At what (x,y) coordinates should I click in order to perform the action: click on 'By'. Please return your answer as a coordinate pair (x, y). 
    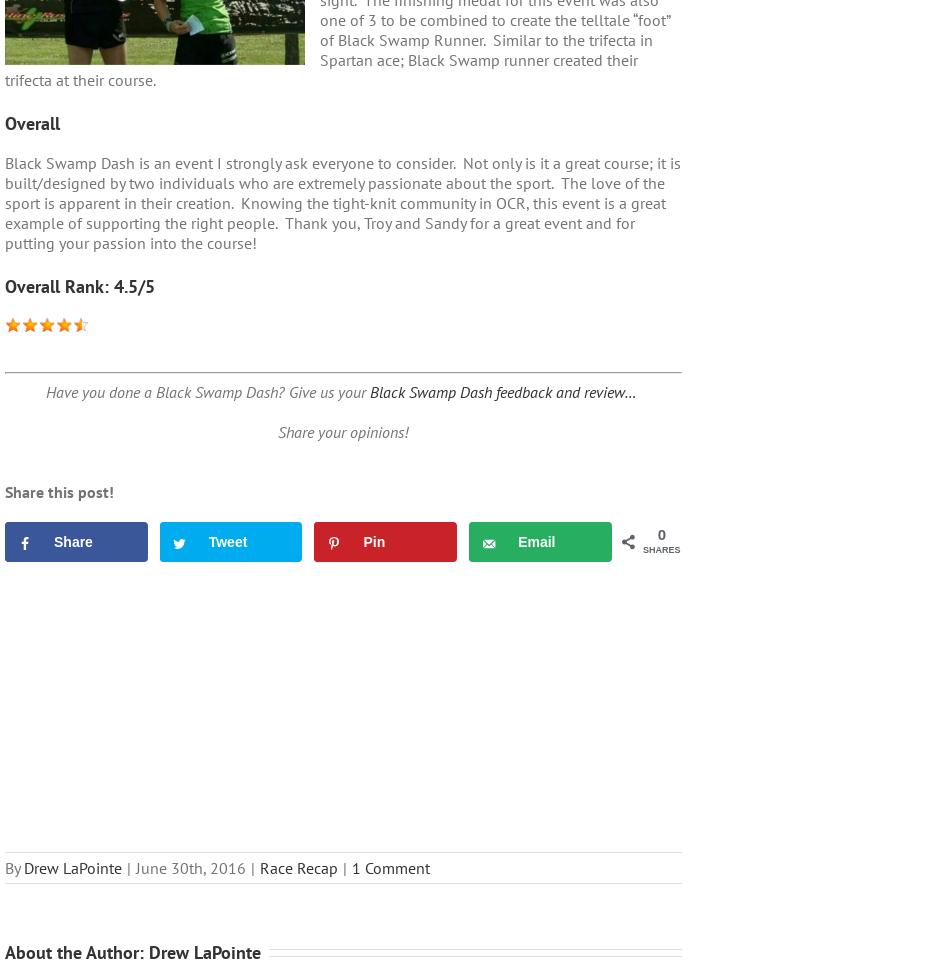
    Looking at the image, I should click on (5, 866).